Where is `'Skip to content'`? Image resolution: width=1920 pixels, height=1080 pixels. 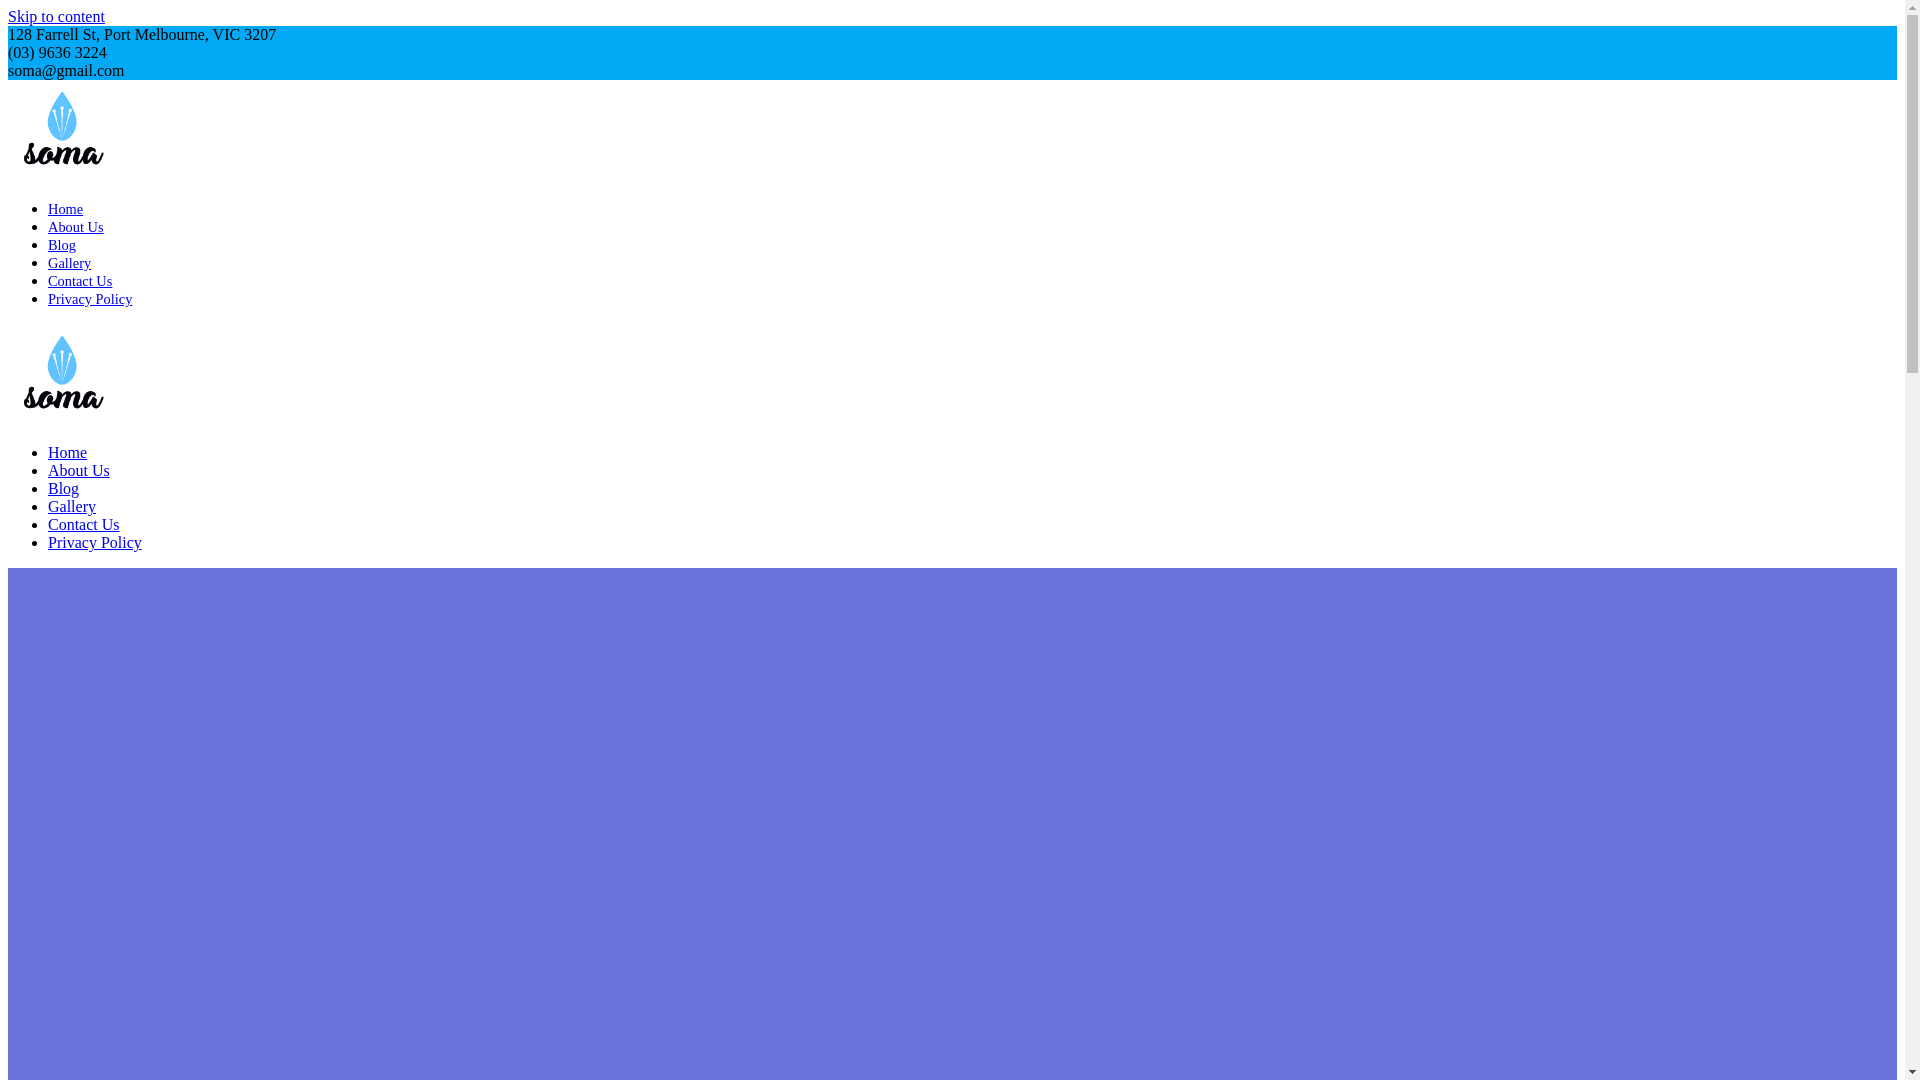
'Skip to content' is located at coordinates (56, 16).